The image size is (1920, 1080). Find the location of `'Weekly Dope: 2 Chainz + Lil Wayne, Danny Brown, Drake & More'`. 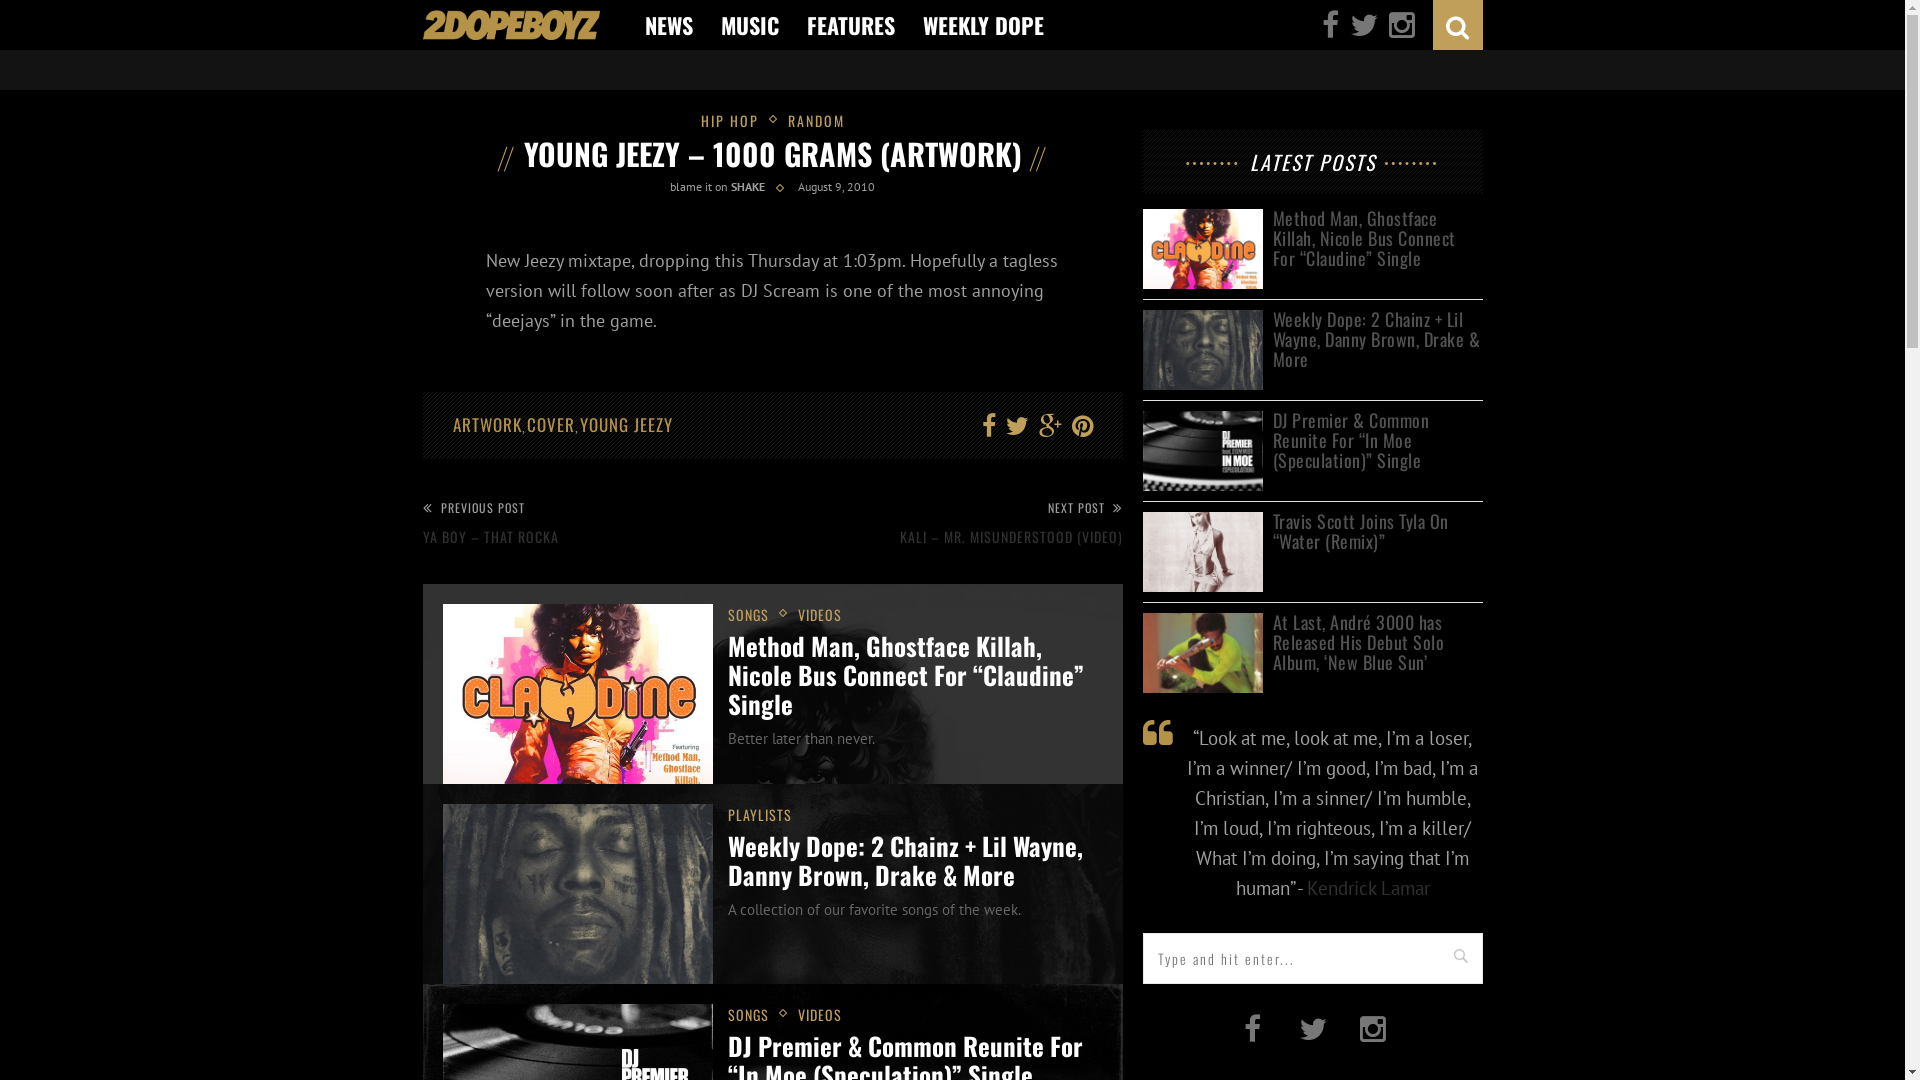

'Weekly Dope: 2 Chainz + Lil Wayne, Danny Brown, Drake & More' is located at coordinates (904, 859).